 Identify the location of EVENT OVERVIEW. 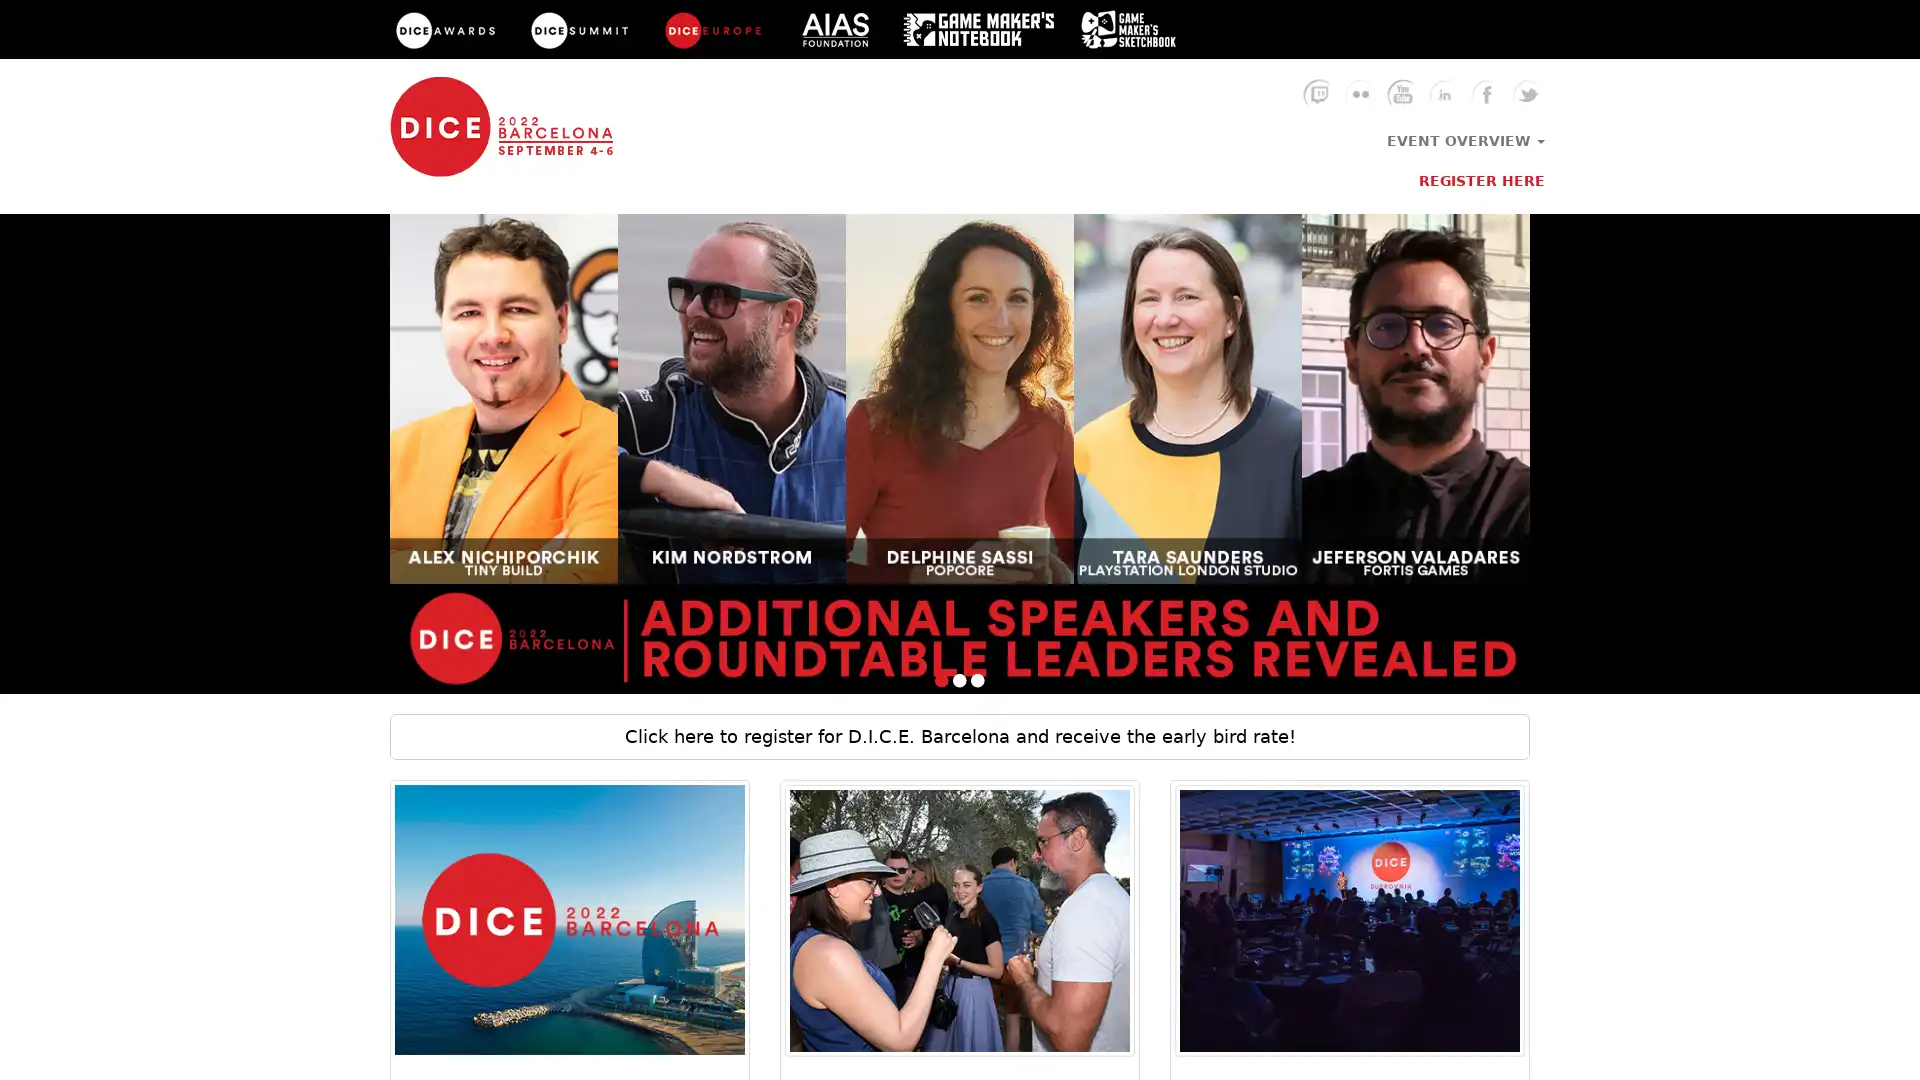
(1465, 140).